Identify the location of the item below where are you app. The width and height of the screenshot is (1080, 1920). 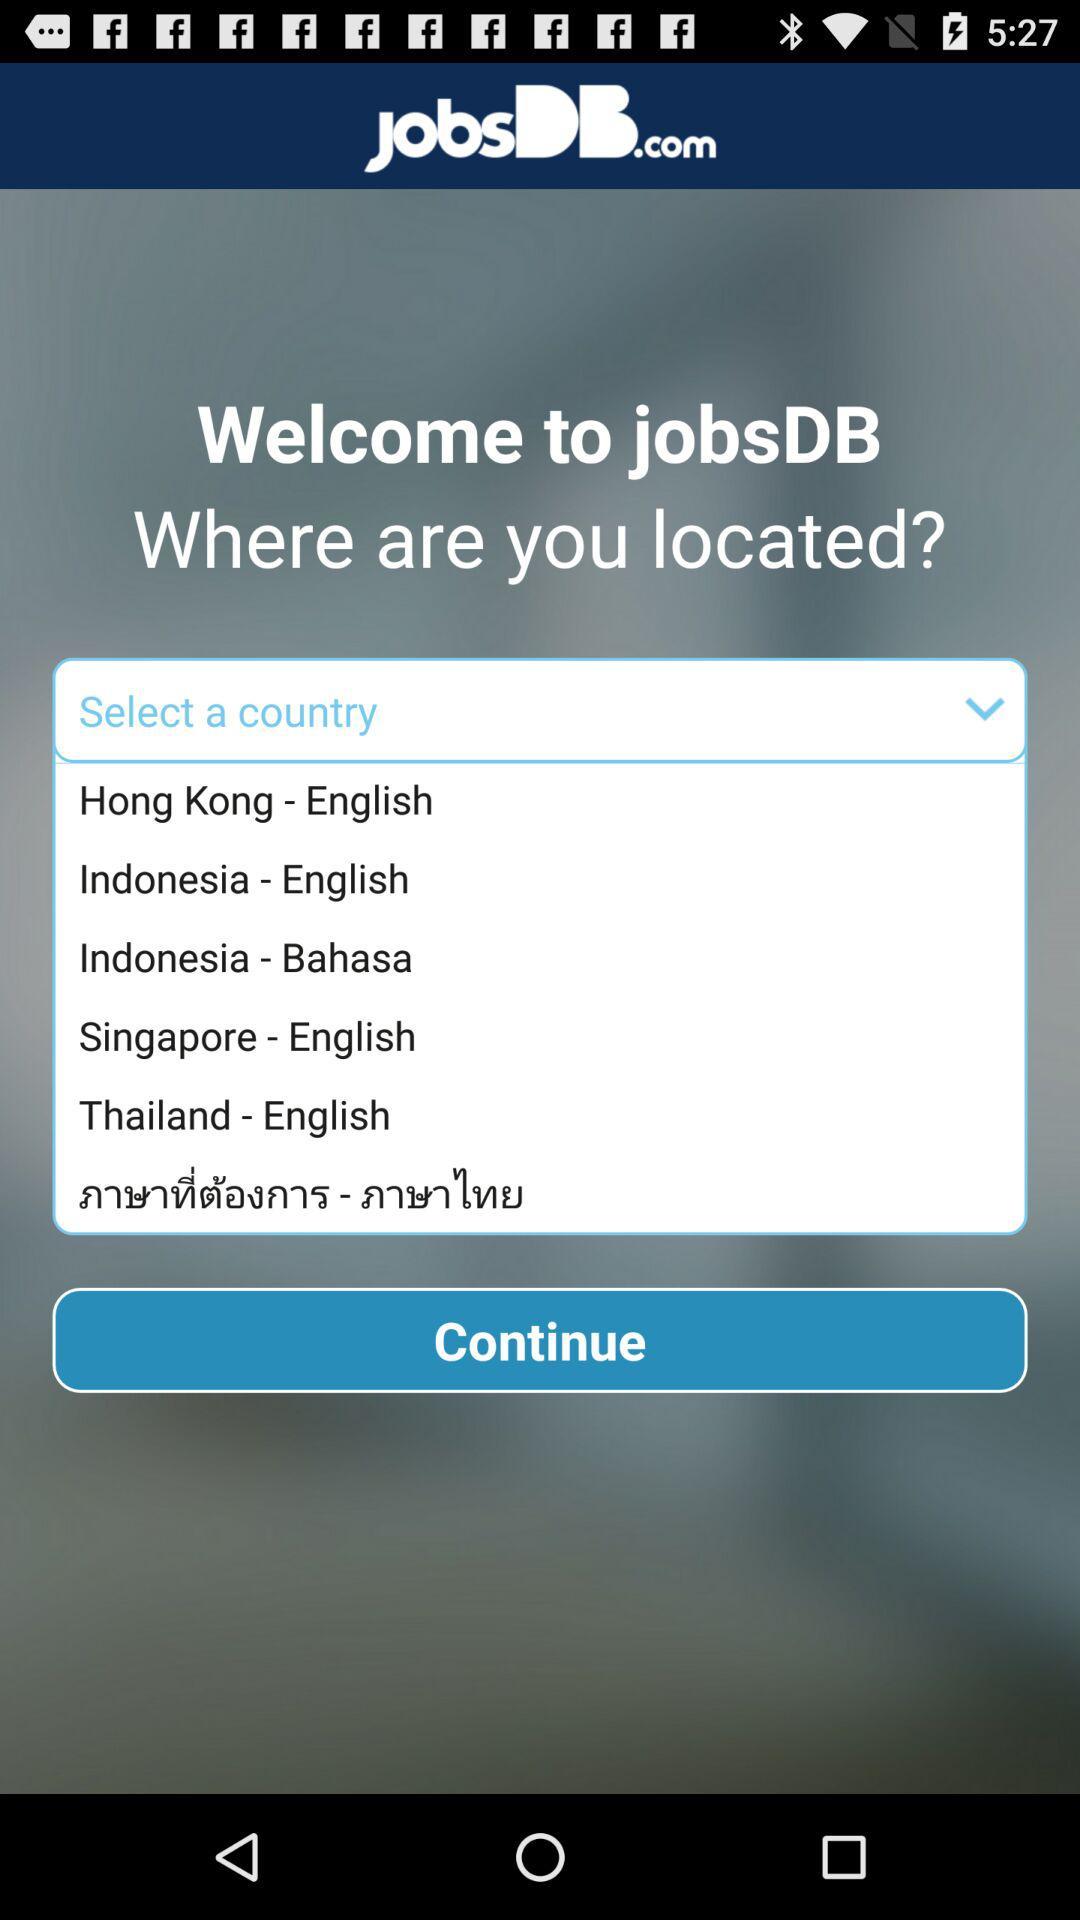
(668, 710).